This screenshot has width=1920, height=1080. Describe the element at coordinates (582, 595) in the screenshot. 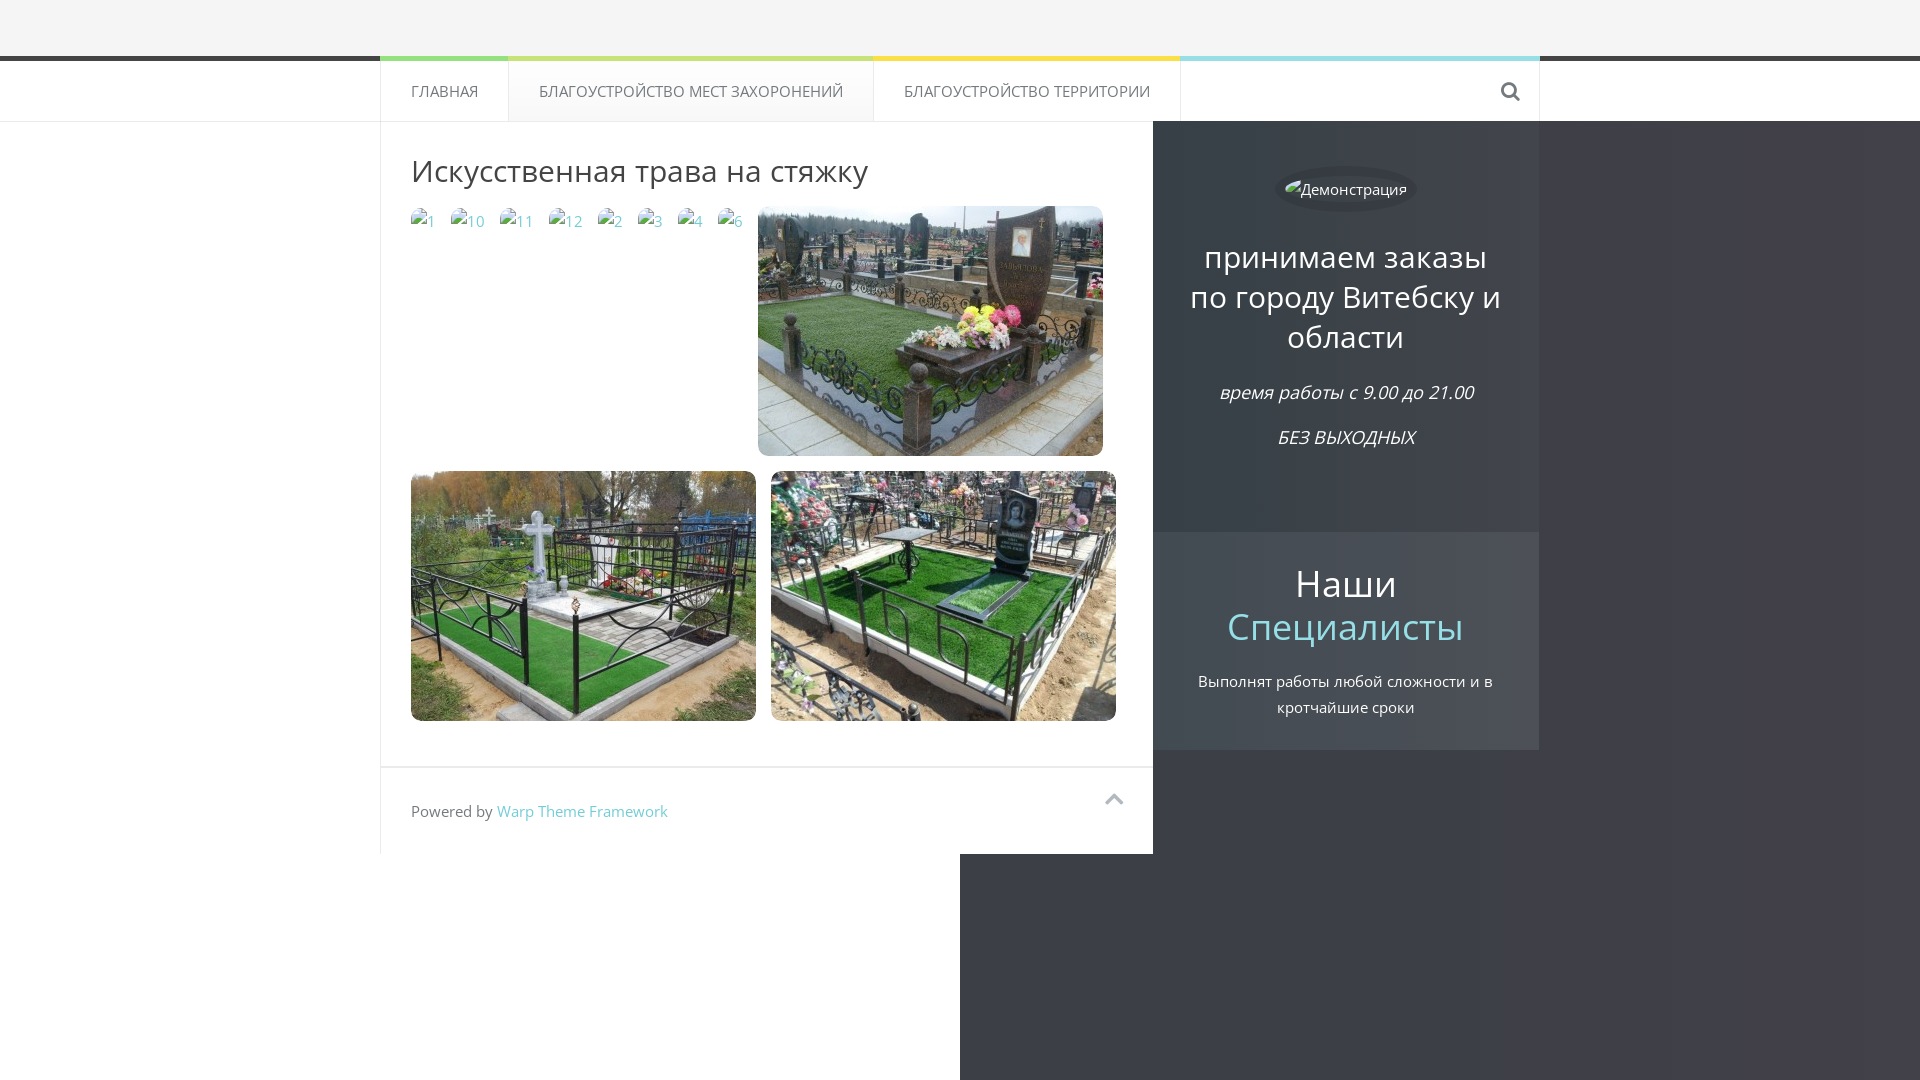

I see `'8'` at that location.